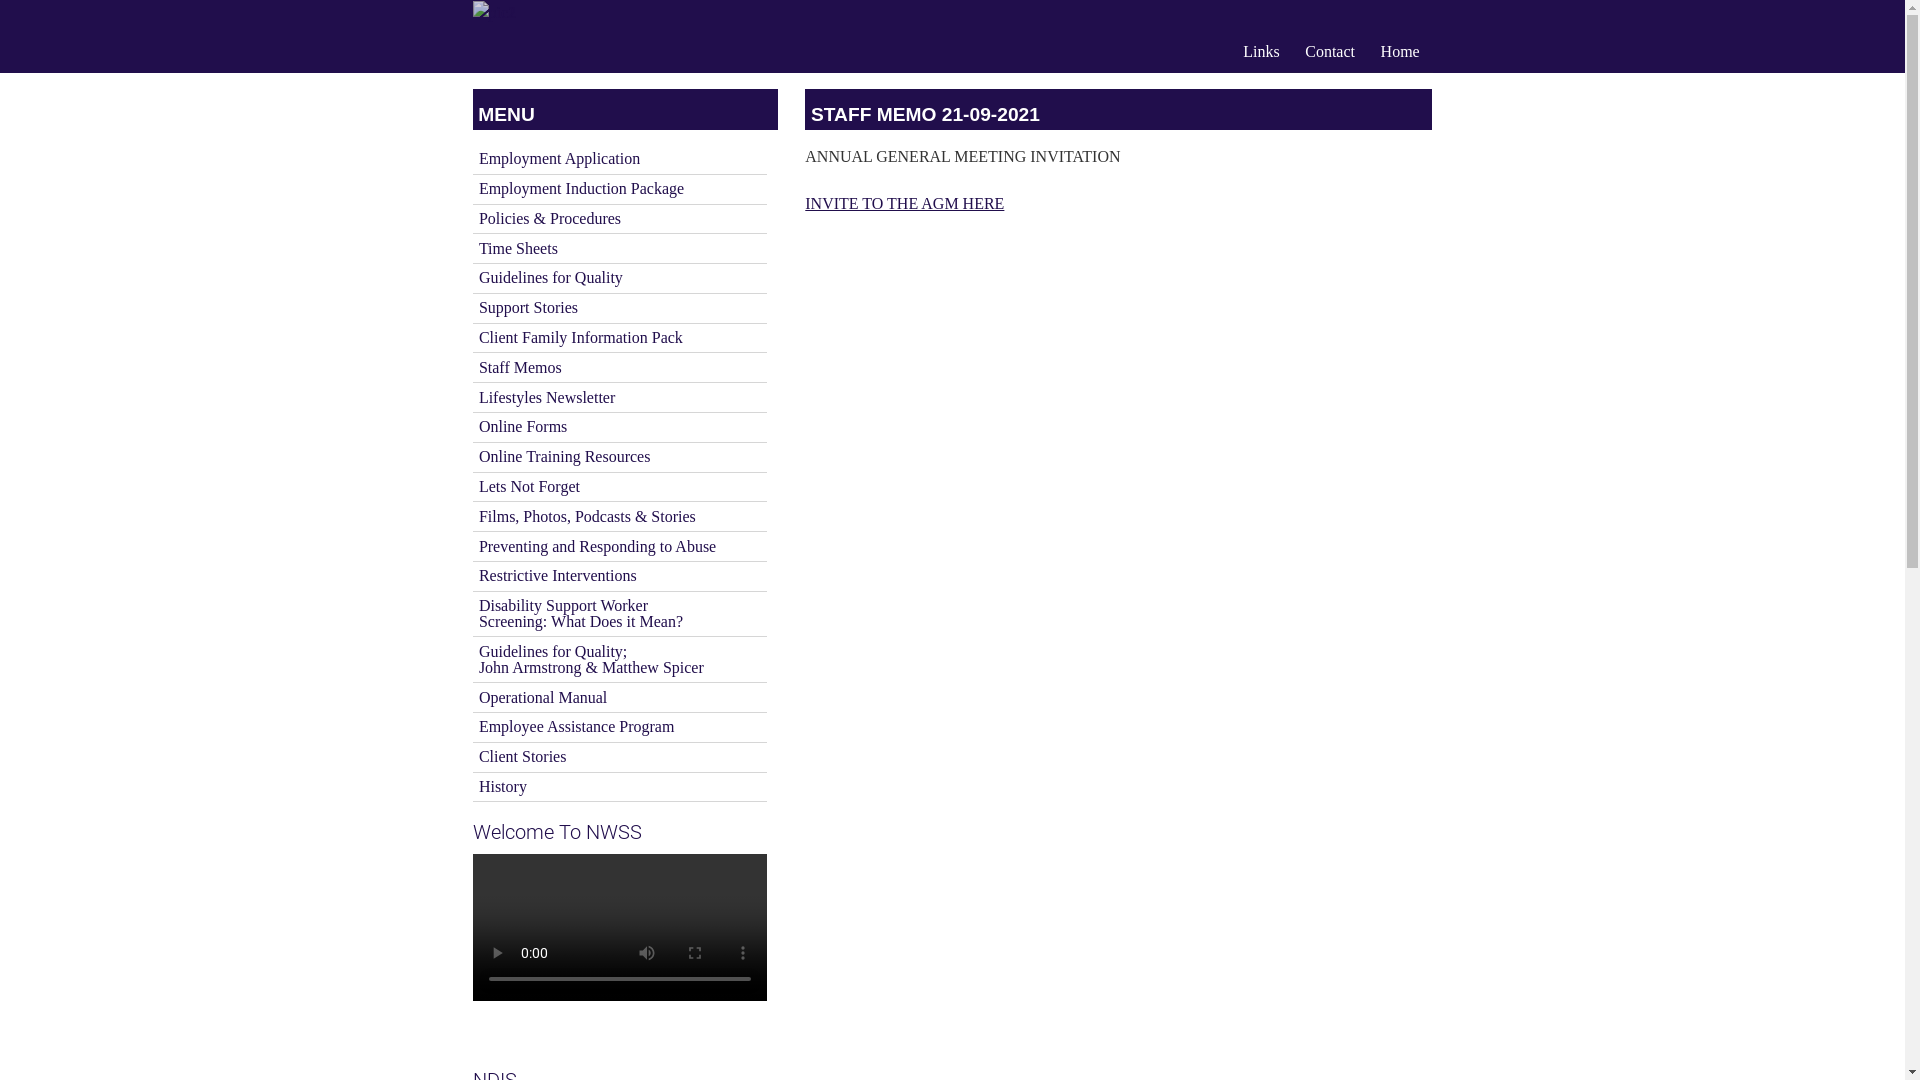 The width and height of the screenshot is (1920, 1080). I want to click on 'Guidelines for Quality;, so click(618, 659).